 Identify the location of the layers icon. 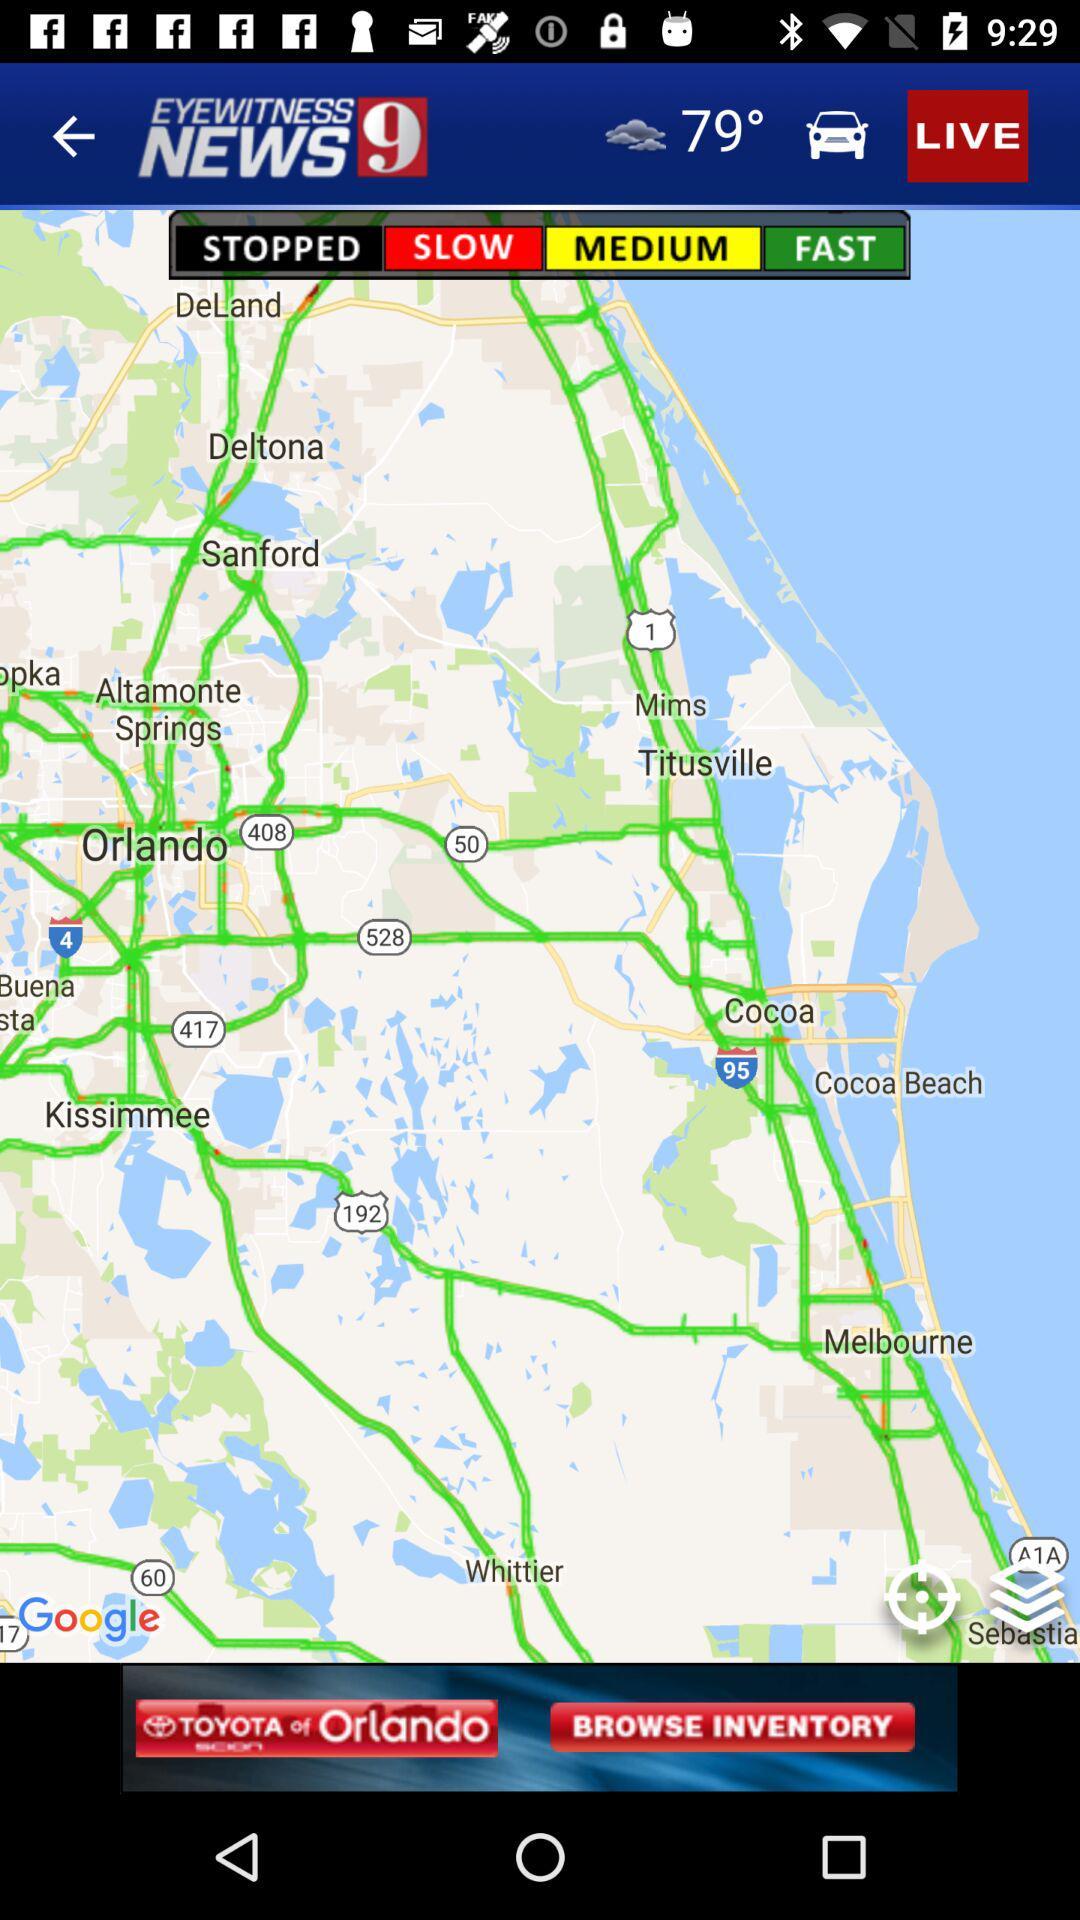
(1027, 1610).